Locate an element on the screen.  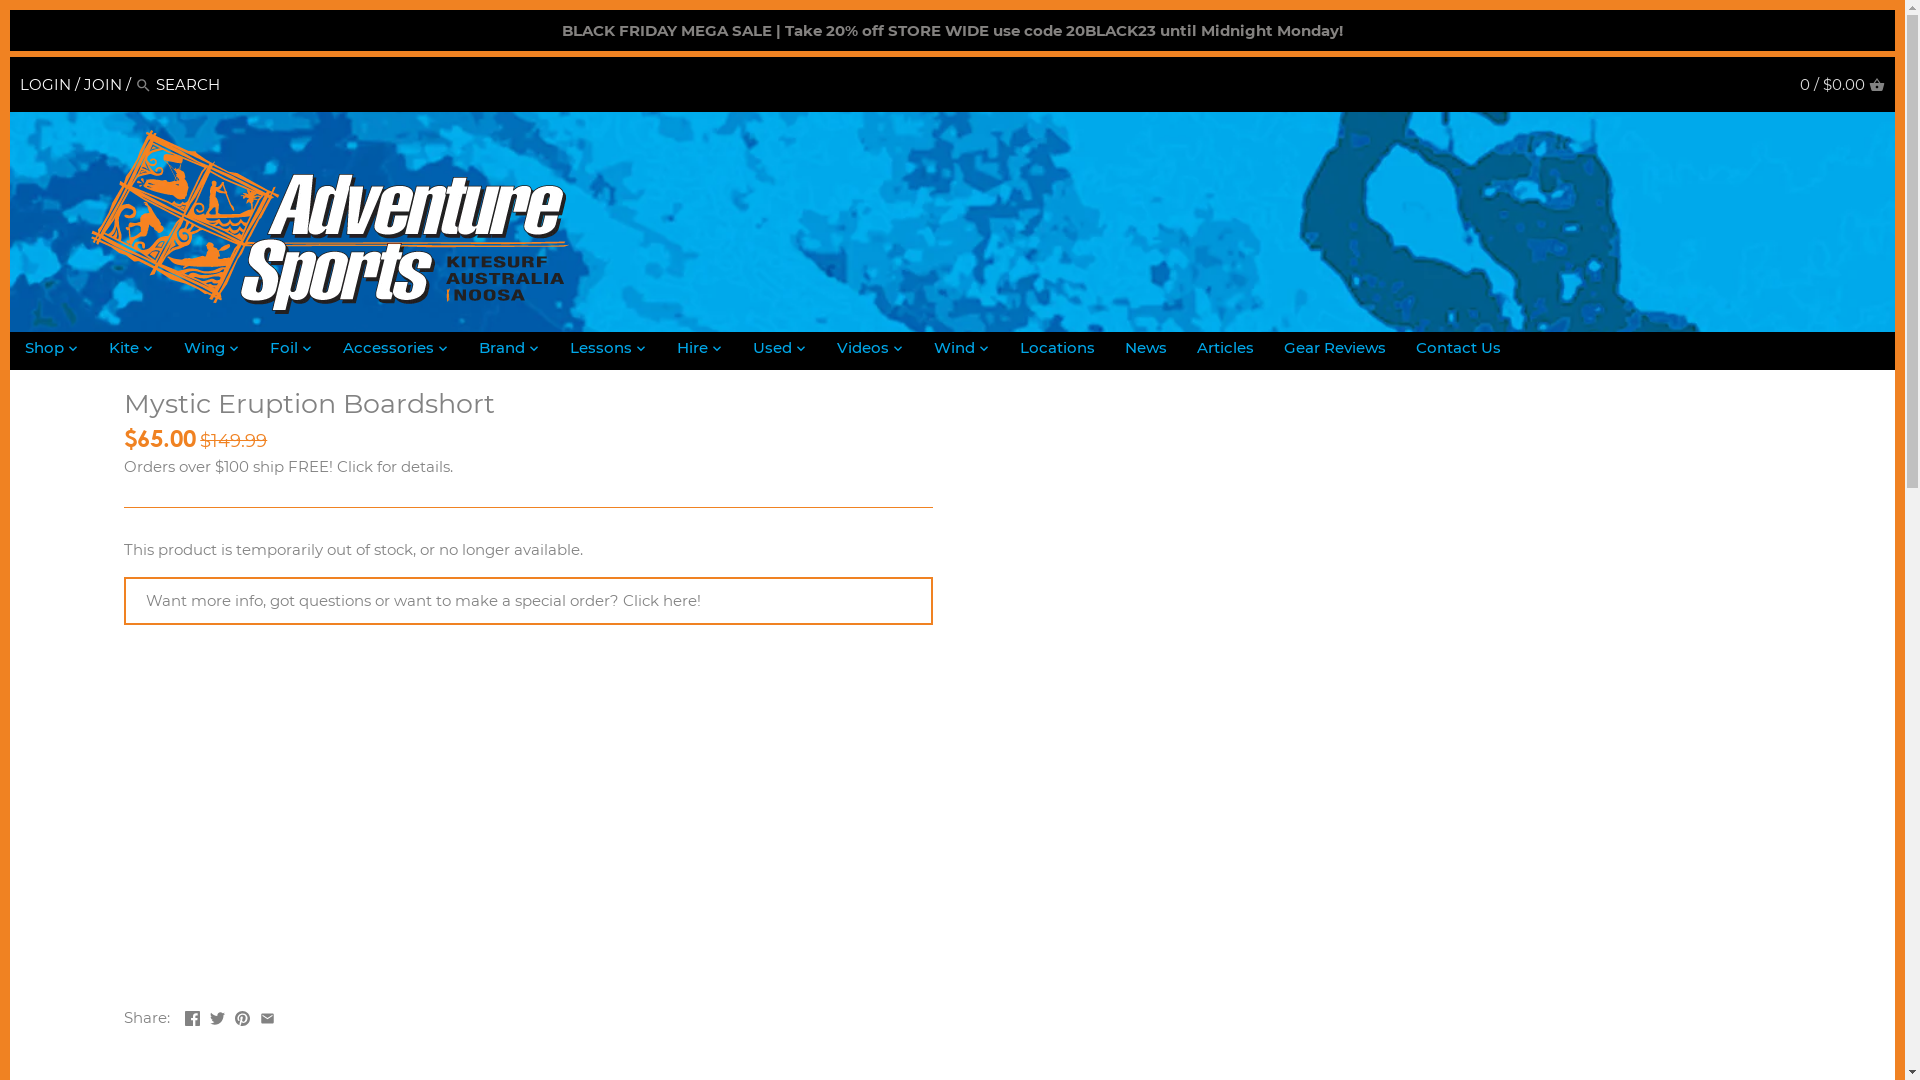
'Contact Us' is located at coordinates (1458, 350).